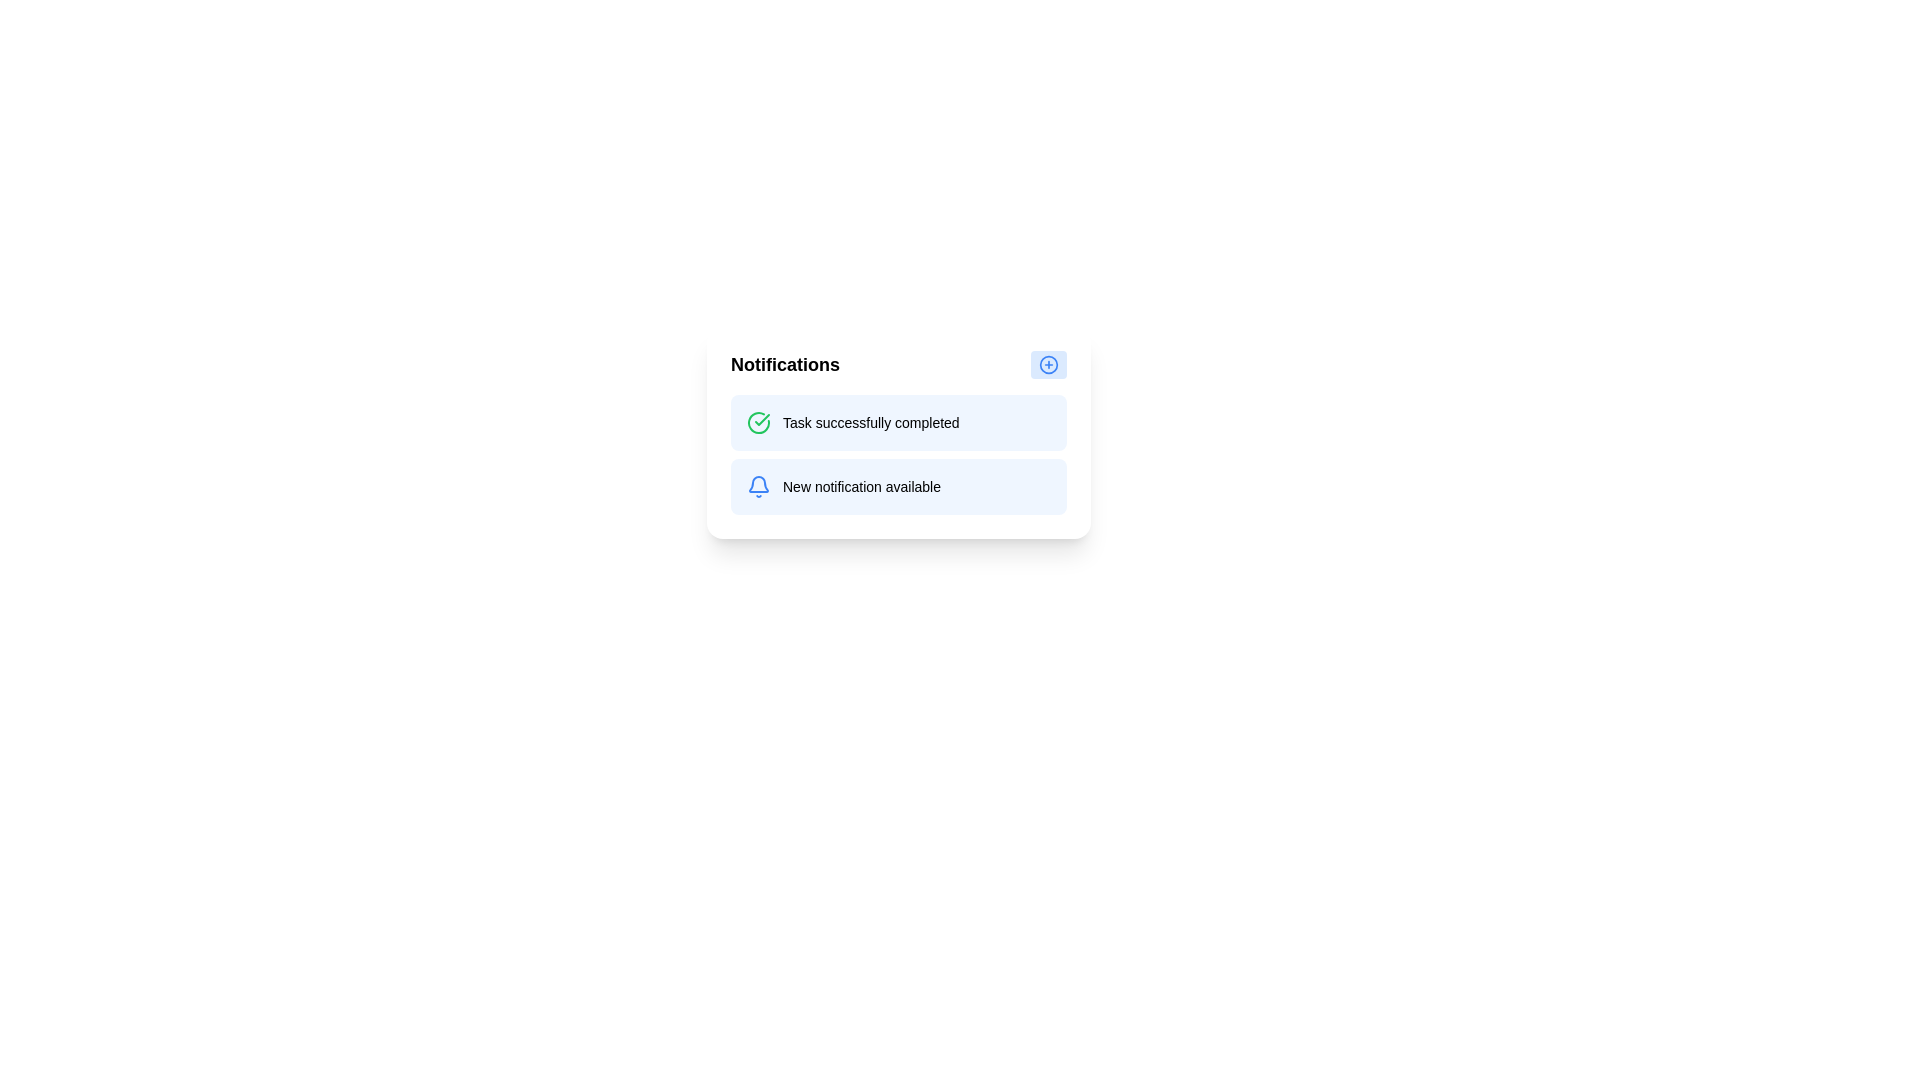 The width and height of the screenshot is (1920, 1080). What do you see at coordinates (1048, 365) in the screenshot?
I see `the button located at the top-right corner of the 'Notifications' box` at bounding box center [1048, 365].